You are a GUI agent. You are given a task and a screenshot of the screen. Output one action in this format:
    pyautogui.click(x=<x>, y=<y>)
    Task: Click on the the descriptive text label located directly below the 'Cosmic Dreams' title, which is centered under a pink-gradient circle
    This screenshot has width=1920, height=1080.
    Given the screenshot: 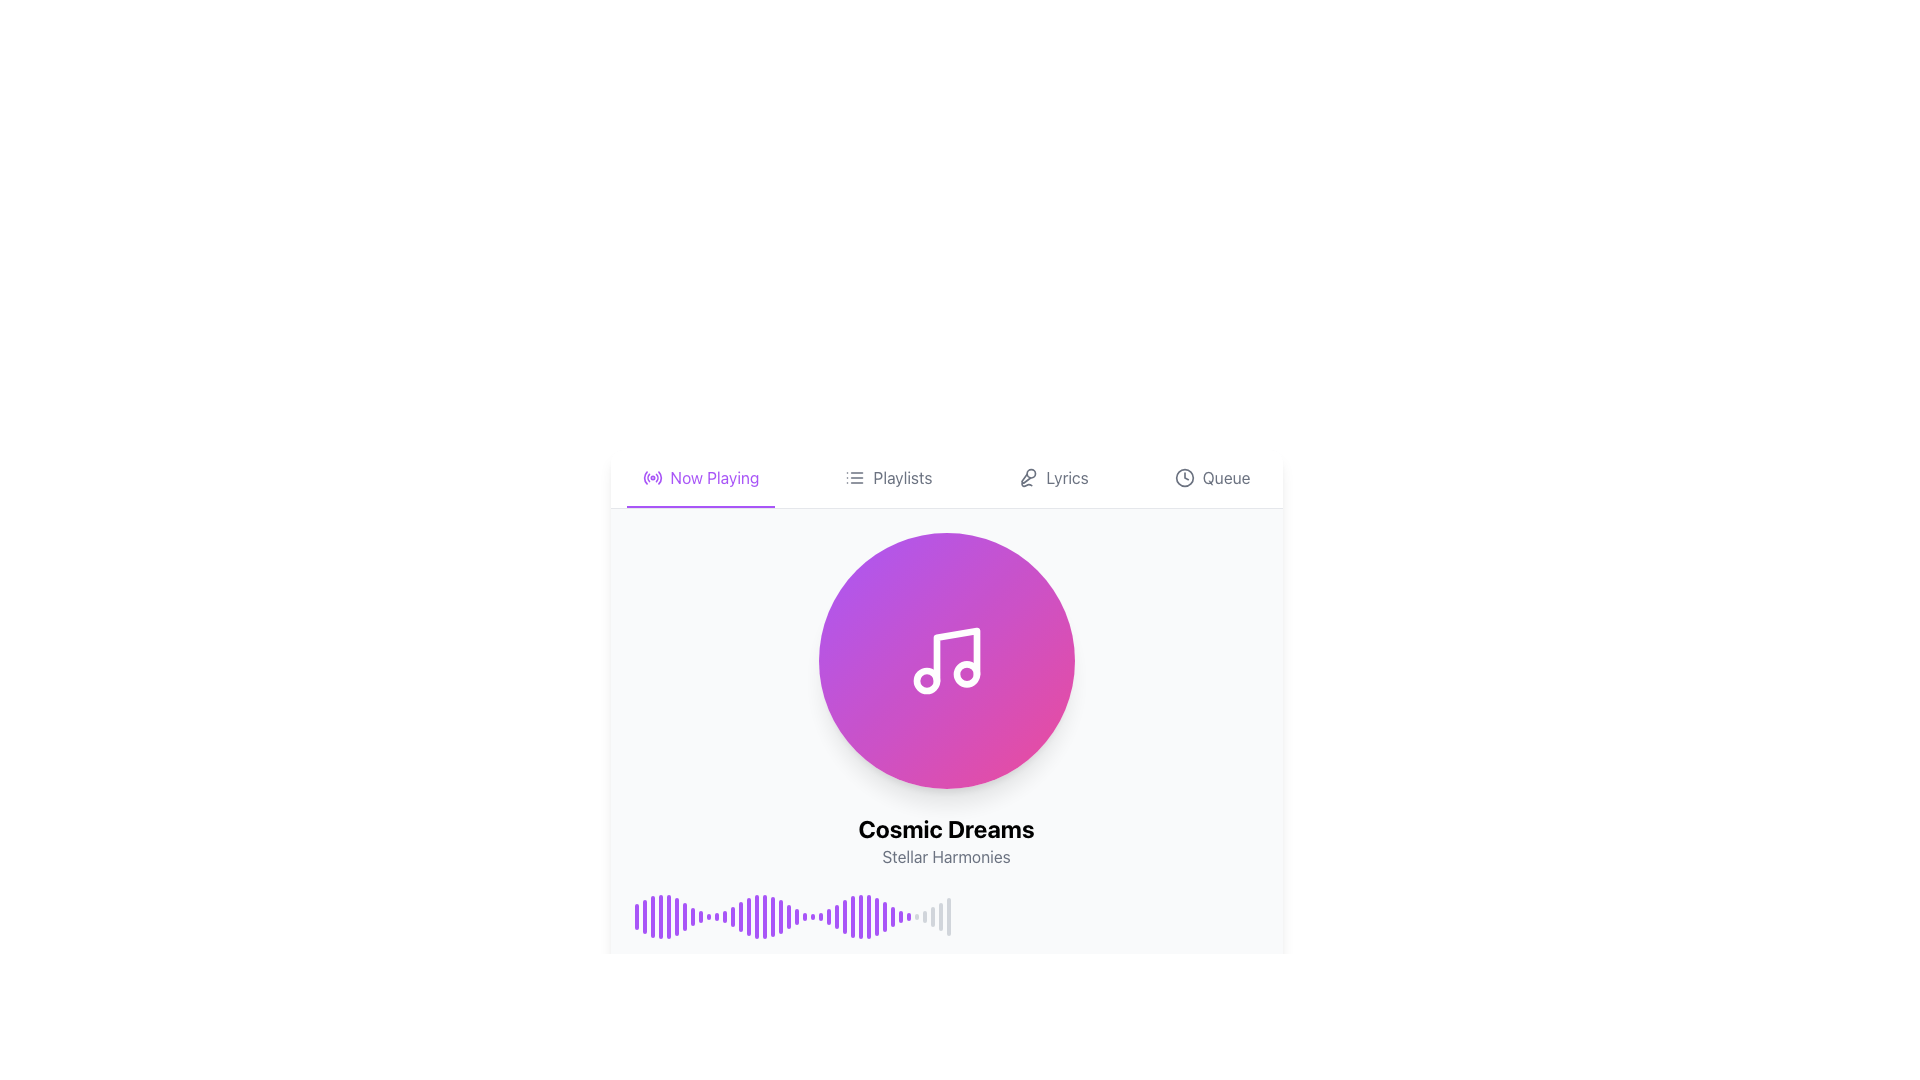 What is the action you would take?
    pyautogui.click(x=945, y=855)
    